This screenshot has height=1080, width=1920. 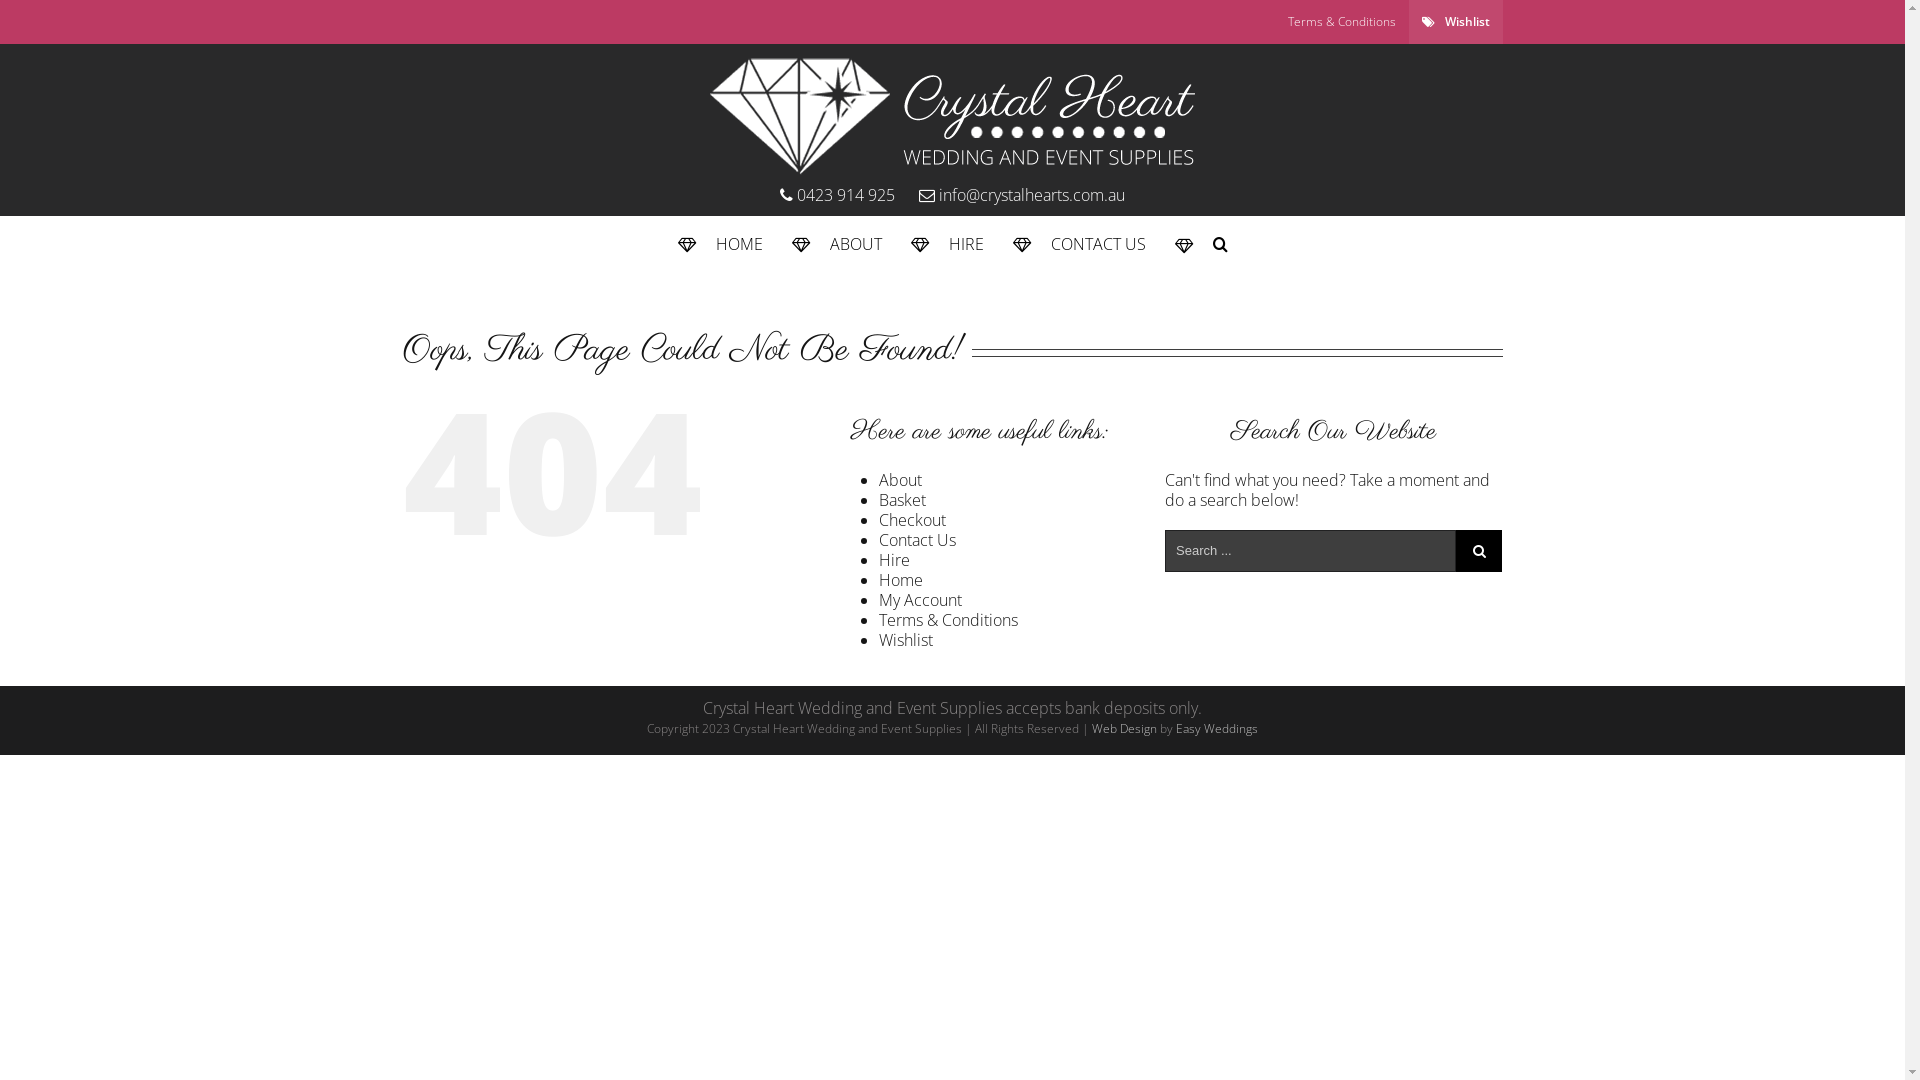 I want to click on 'Terms & Conditions', so click(x=1272, y=22).